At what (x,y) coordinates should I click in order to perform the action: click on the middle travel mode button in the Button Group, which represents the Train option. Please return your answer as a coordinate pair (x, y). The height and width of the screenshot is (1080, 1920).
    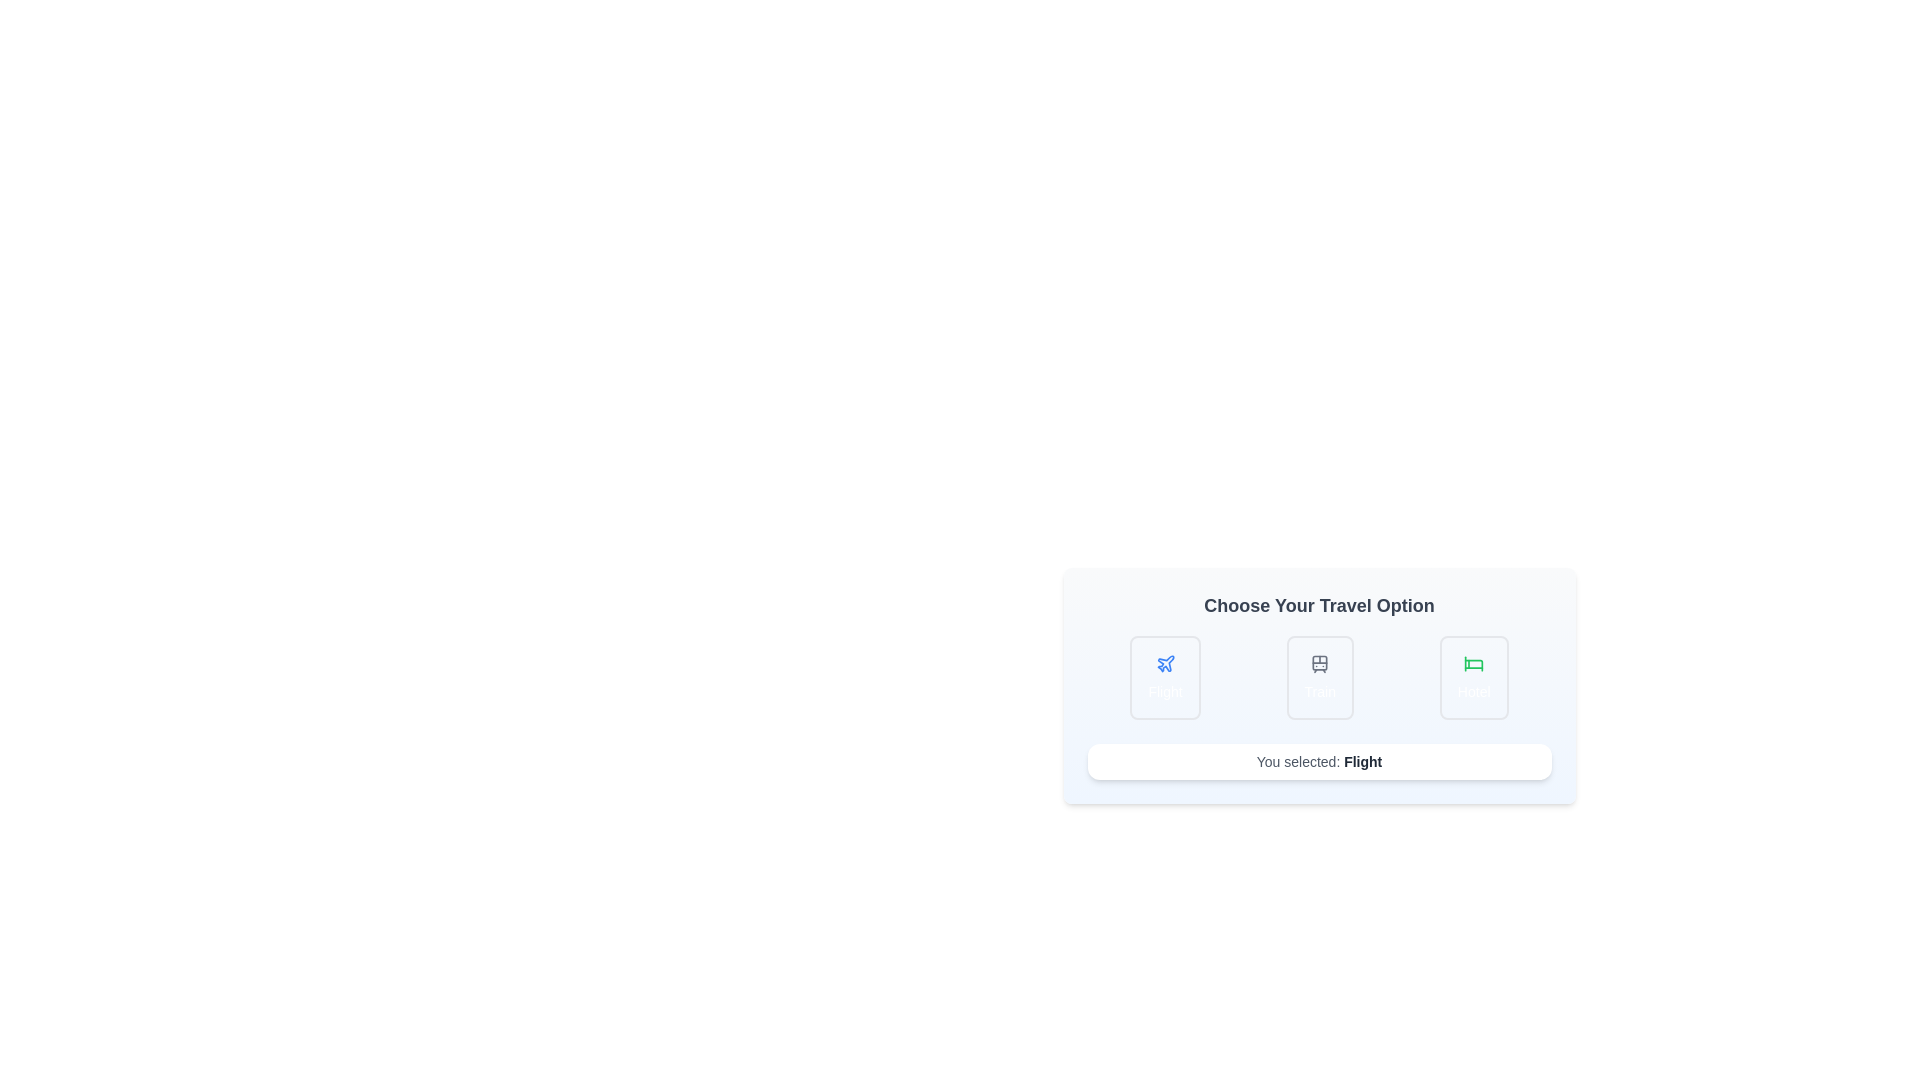
    Looking at the image, I should click on (1319, 677).